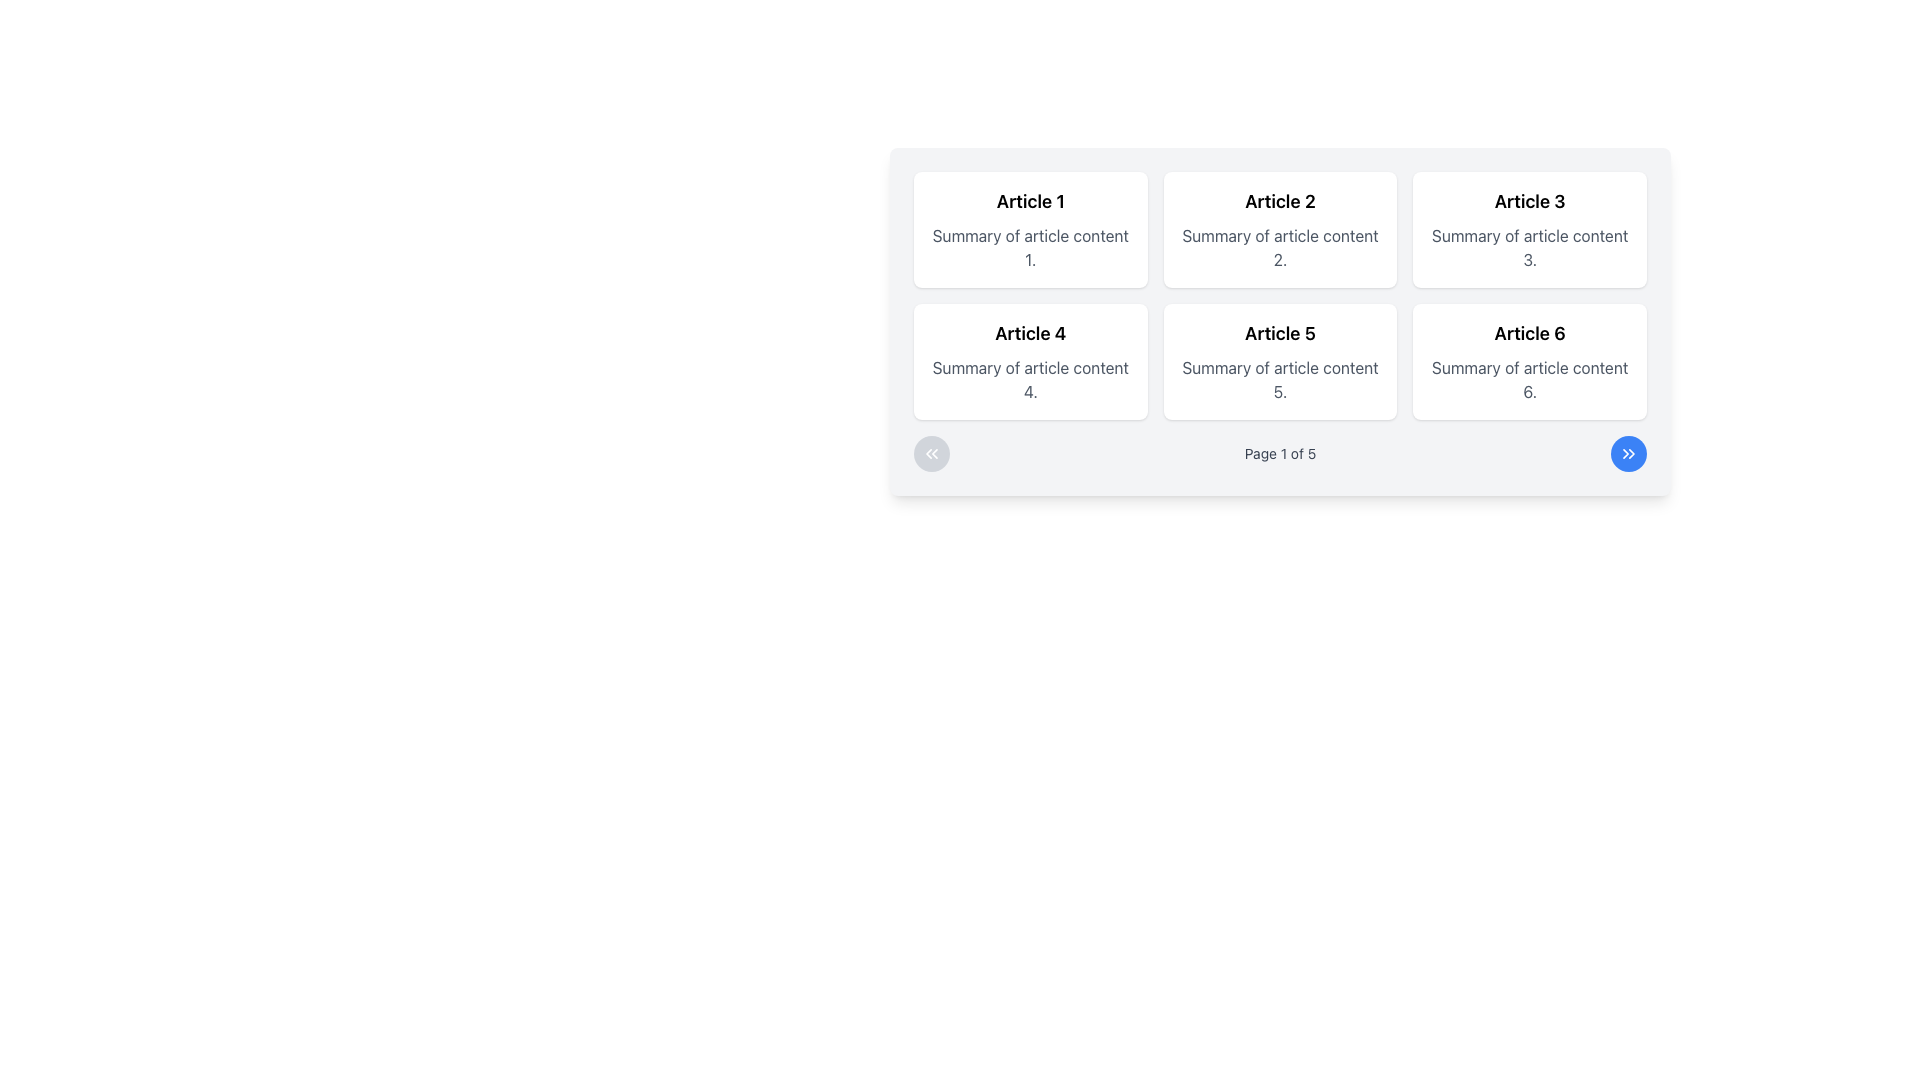  Describe the element at coordinates (1280, 362) in the screenshot. I see `on the fifth Content card in the 3x2 grid layout` at that location.